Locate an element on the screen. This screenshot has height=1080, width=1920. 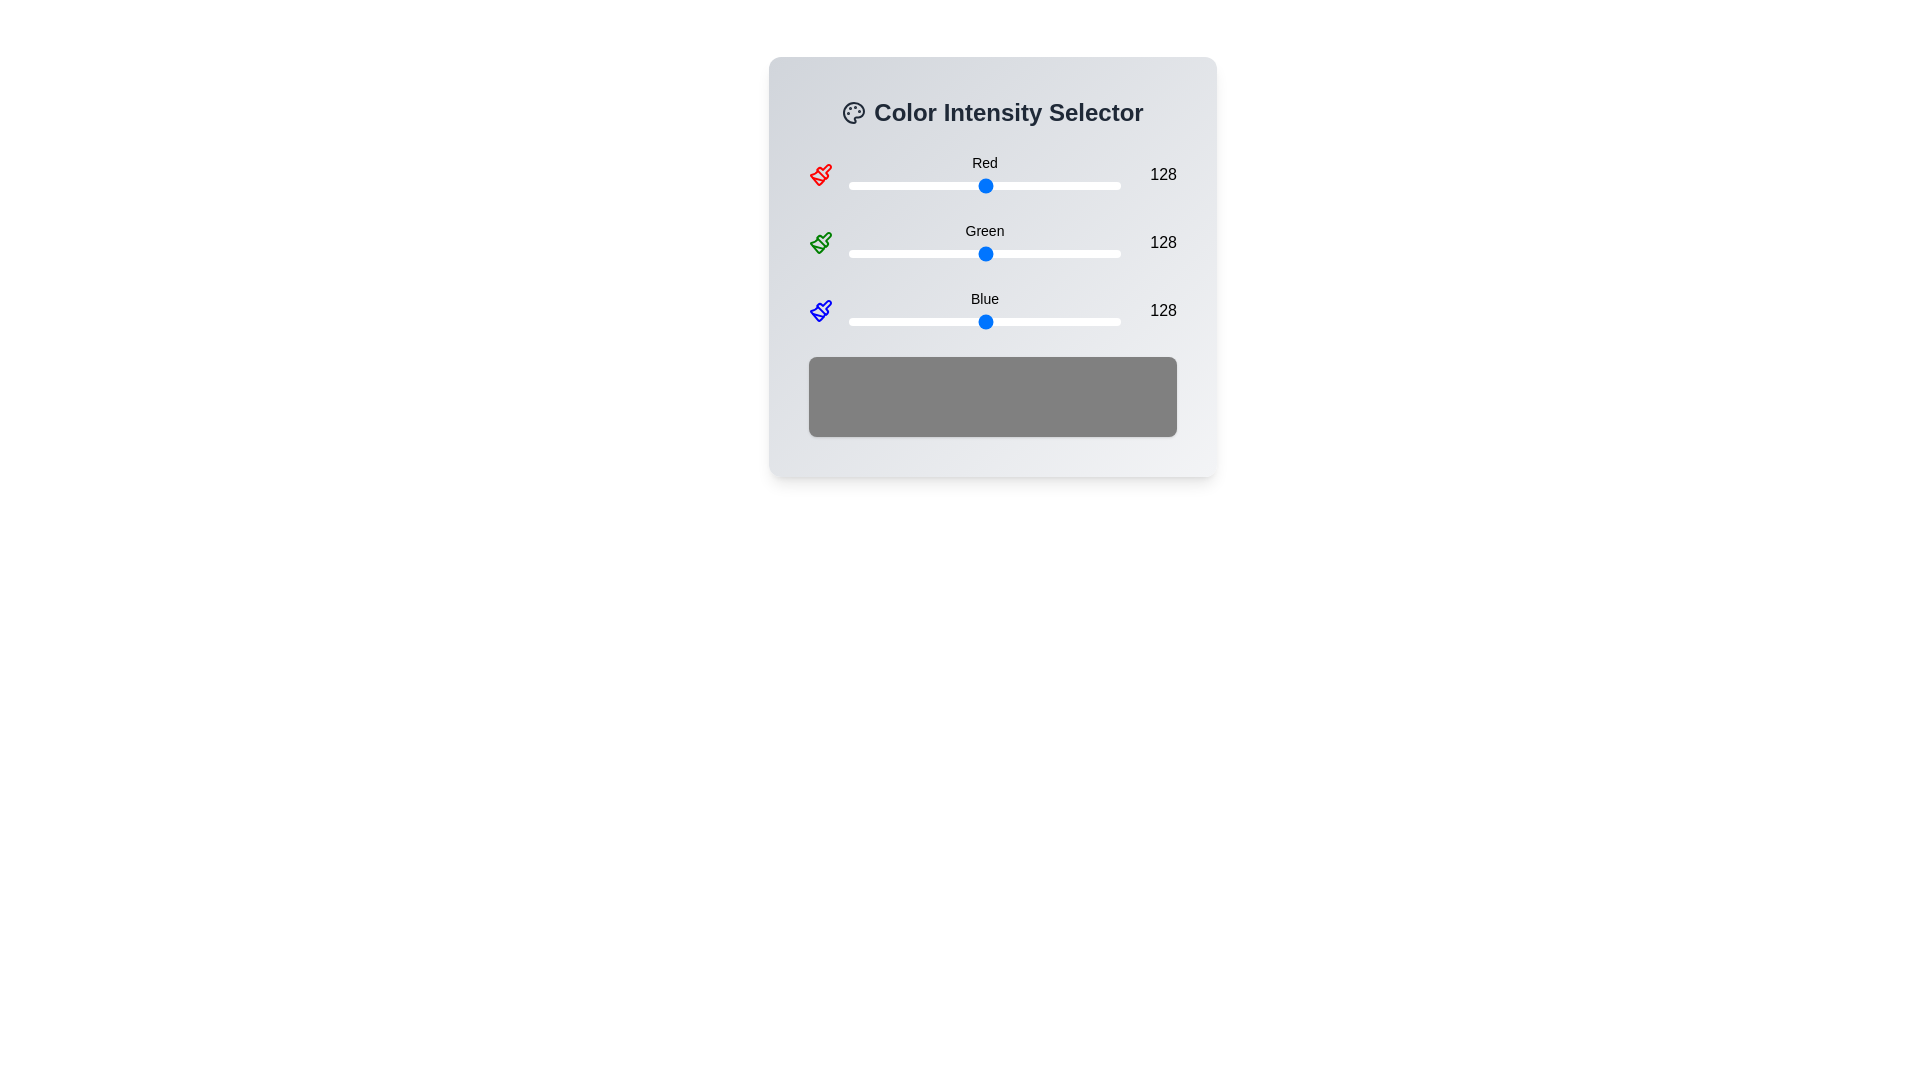
the 'Green' color channel icon in the Color Intensity Selector interface, which is the second icon from the top, located to the left of the label 'Green.' is located at coordinates (817, 245).